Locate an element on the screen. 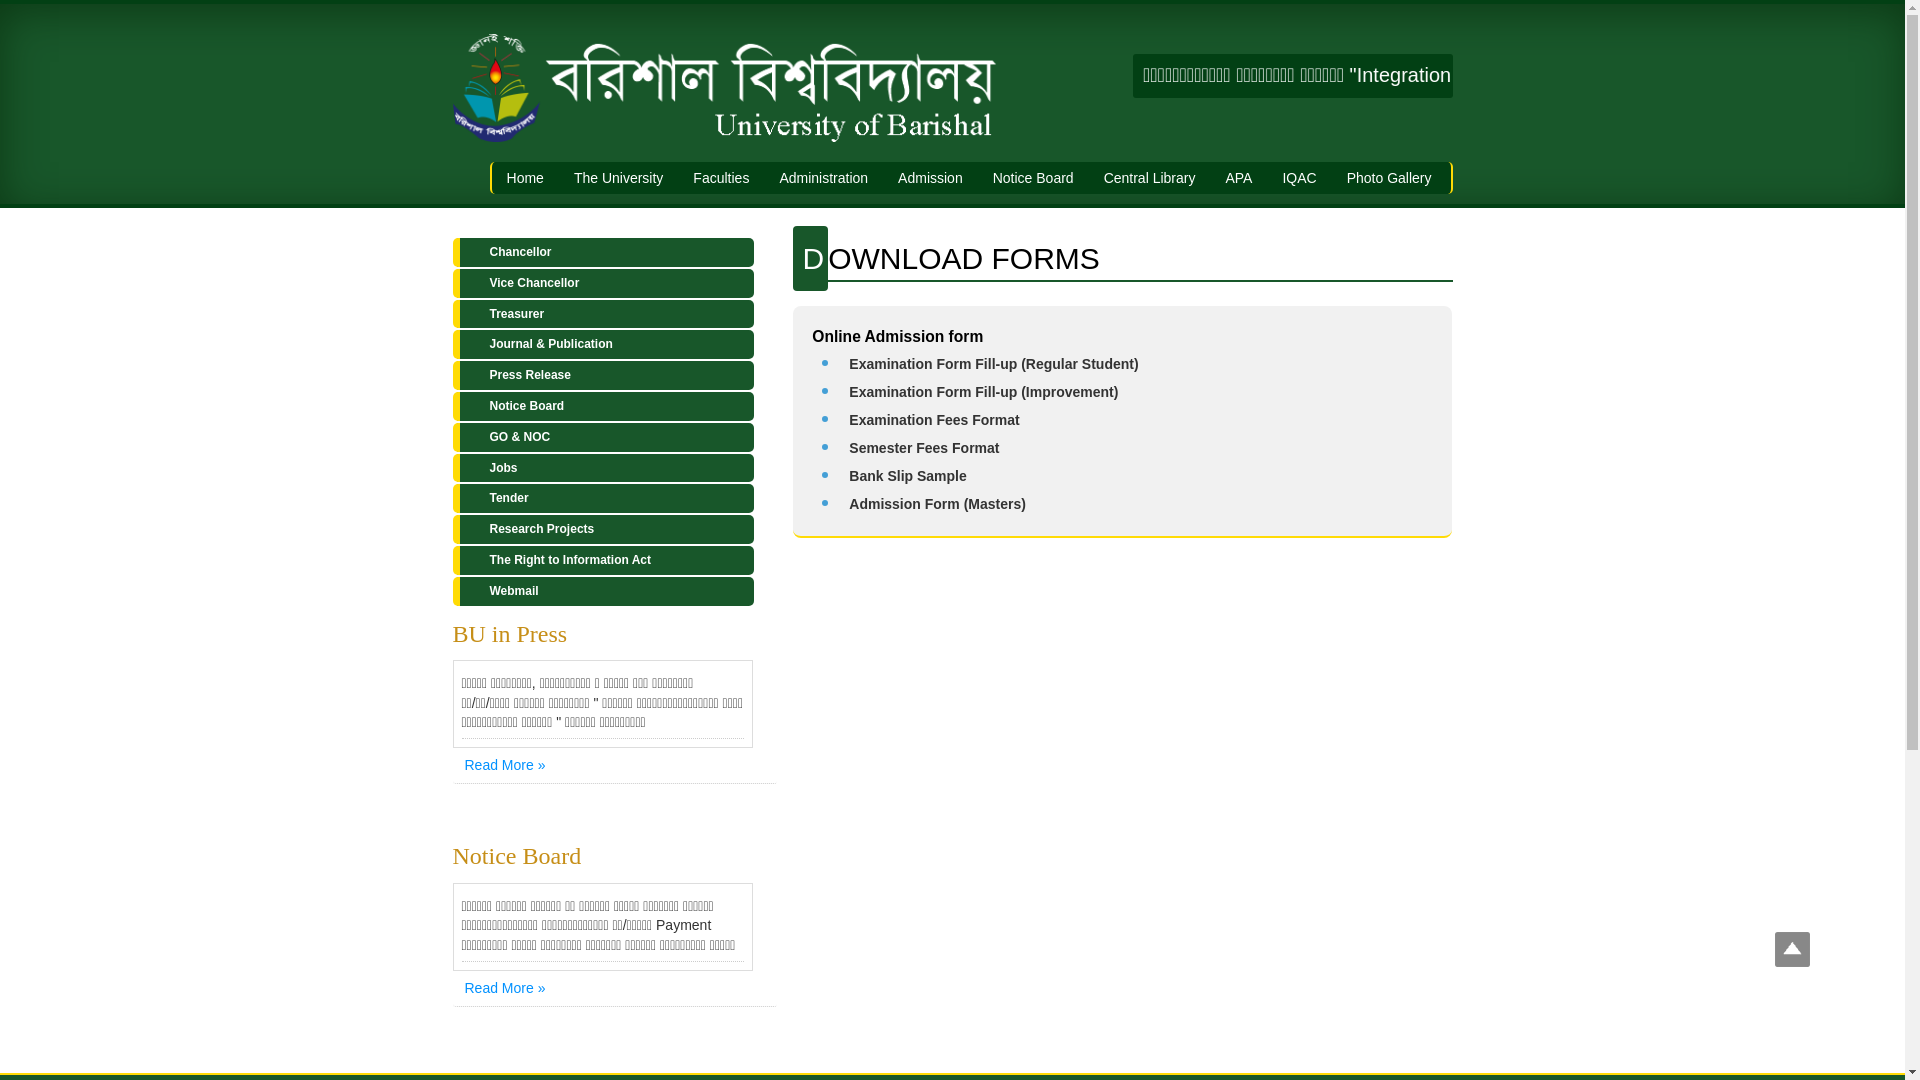 Image resolution: width=1920 pixels, height=1080 pixels. 'APA' is located at coordinates (1237, 176).